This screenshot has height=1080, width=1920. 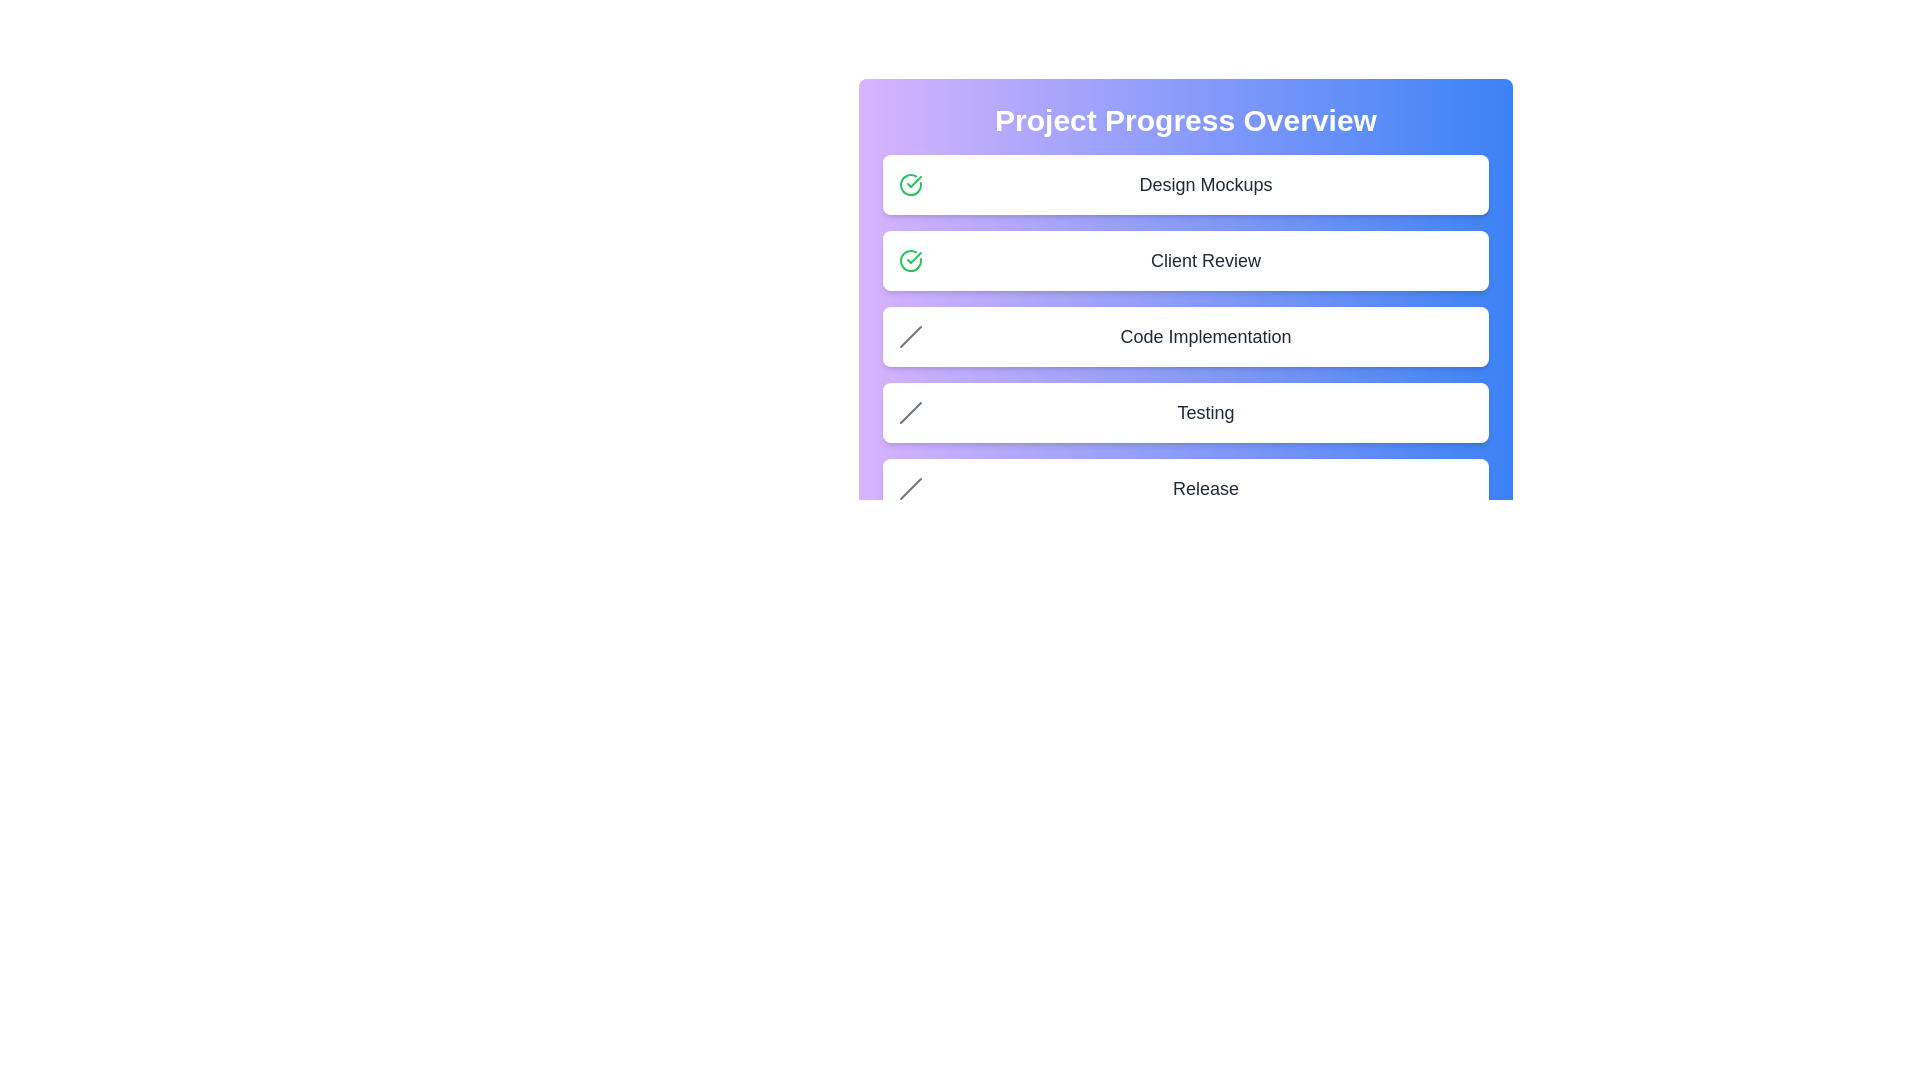 What do you see at coordinates (1185, 335) in the screenshot?
I see `the 'Code Implementation' status panel` at bounding box center [1185, 335].